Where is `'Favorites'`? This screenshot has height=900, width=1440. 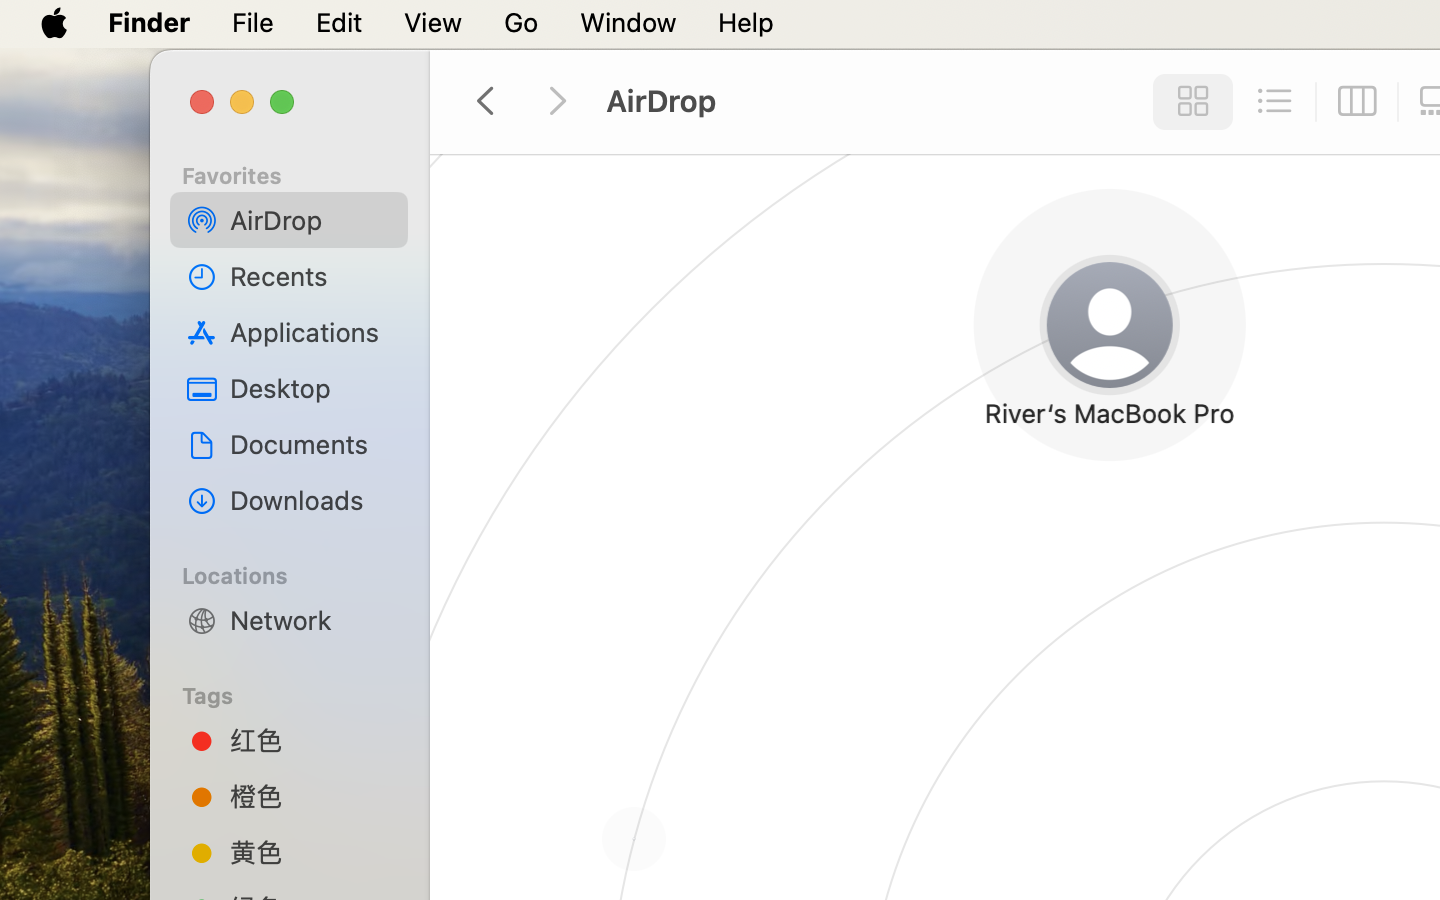
'Favorites' is located at coordinates (299, 172).